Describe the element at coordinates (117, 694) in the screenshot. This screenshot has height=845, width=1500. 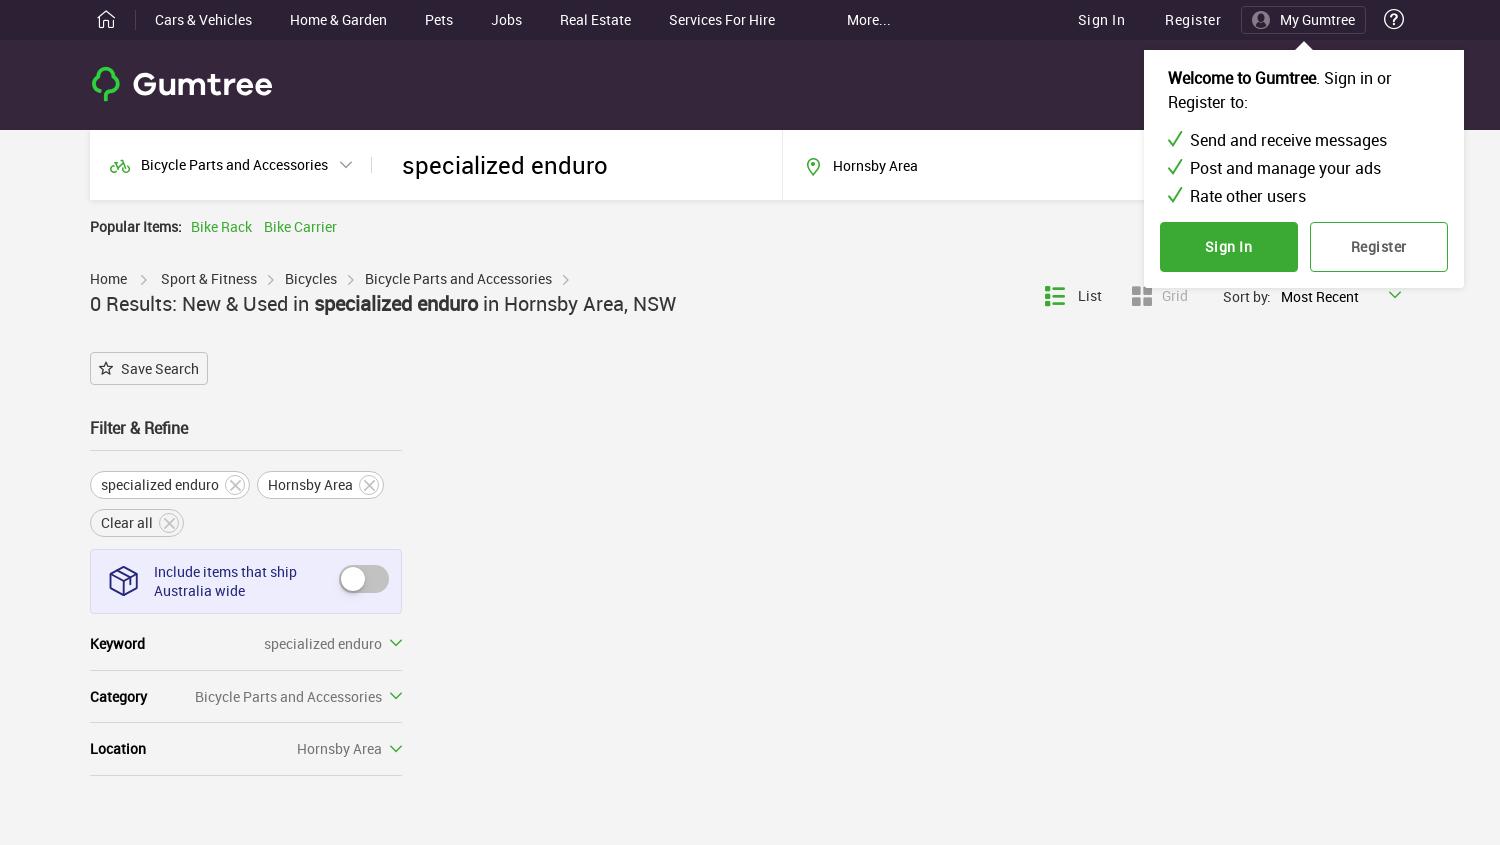
I see `'Category'` at that location.